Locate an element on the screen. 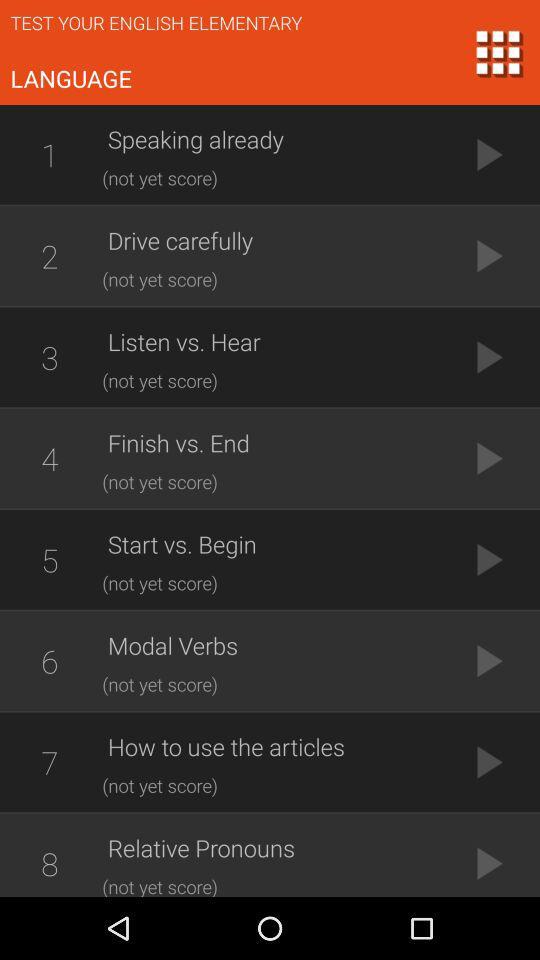  app next to the  relative pronouns item is located at coordinates (49, 858).